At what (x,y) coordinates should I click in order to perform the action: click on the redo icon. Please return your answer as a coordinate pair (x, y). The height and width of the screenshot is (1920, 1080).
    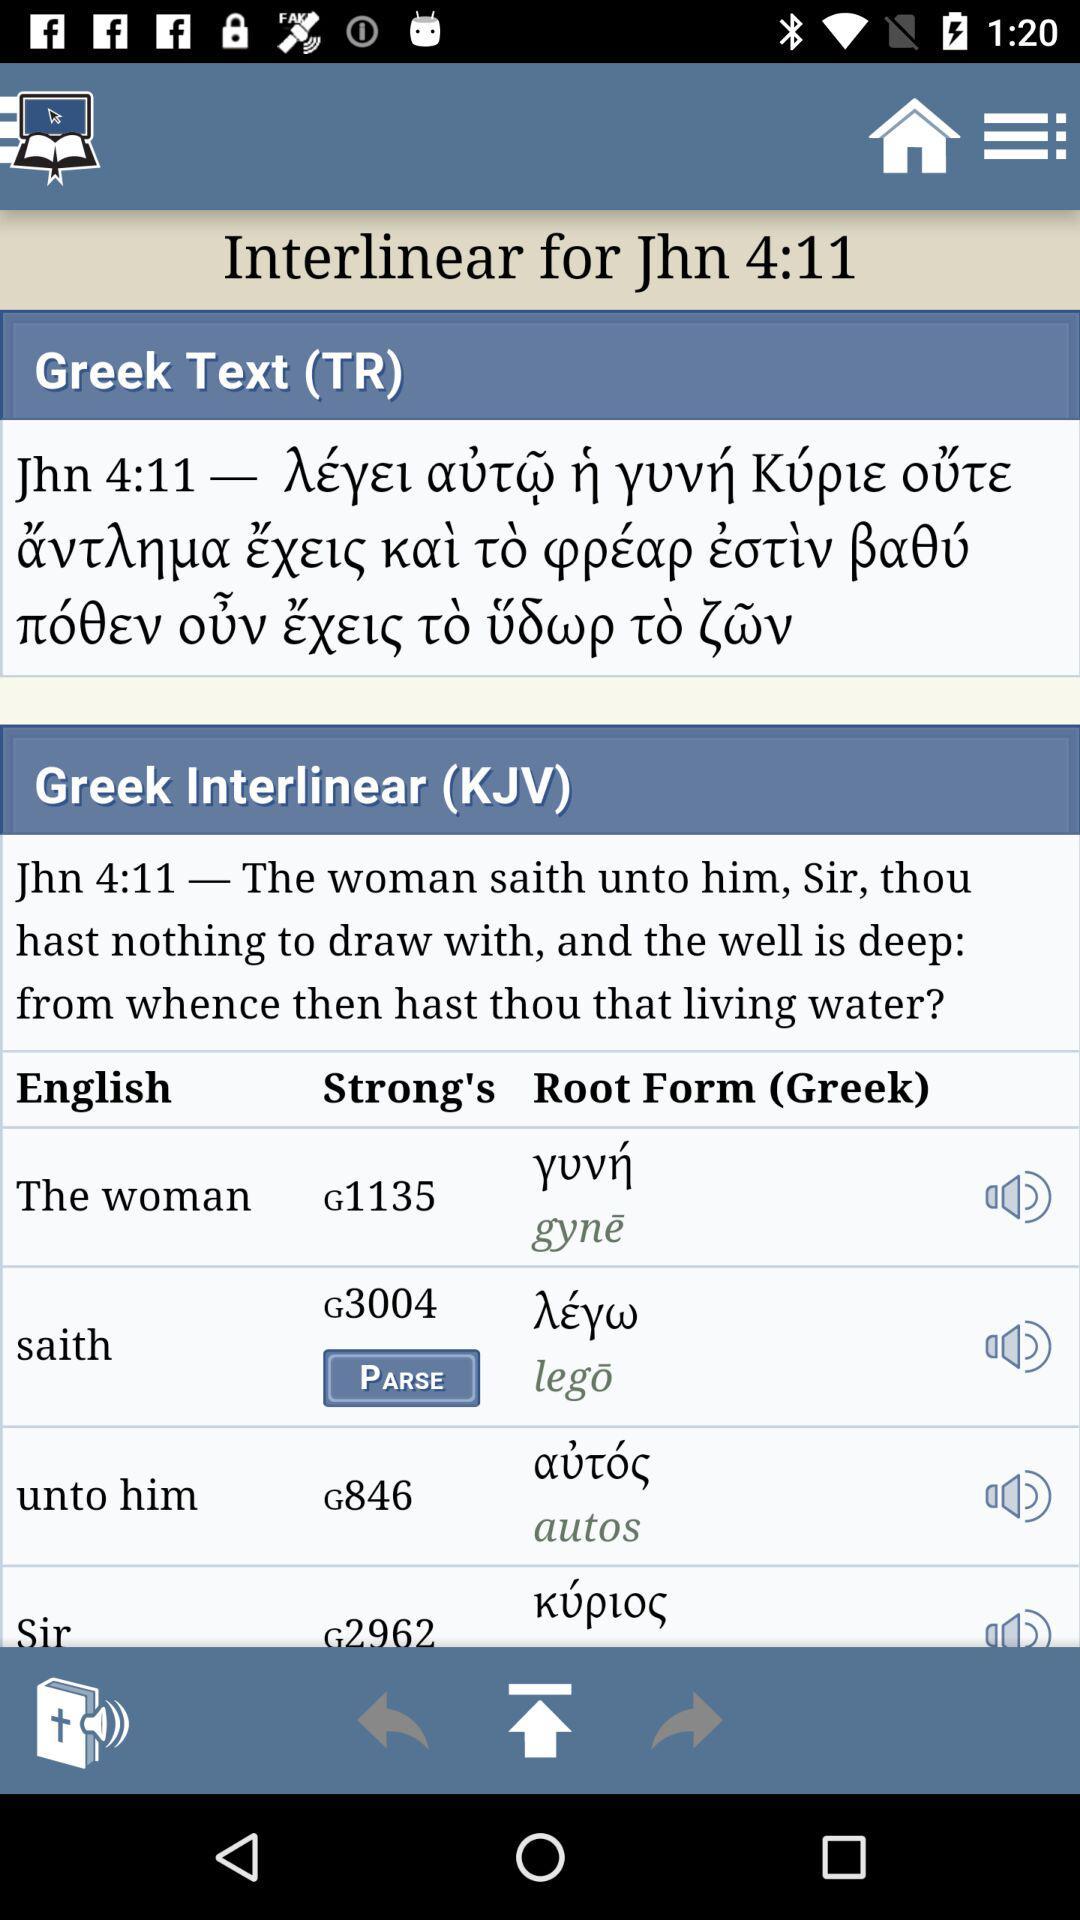
    Looking at the image, I should click on (685, 1719).